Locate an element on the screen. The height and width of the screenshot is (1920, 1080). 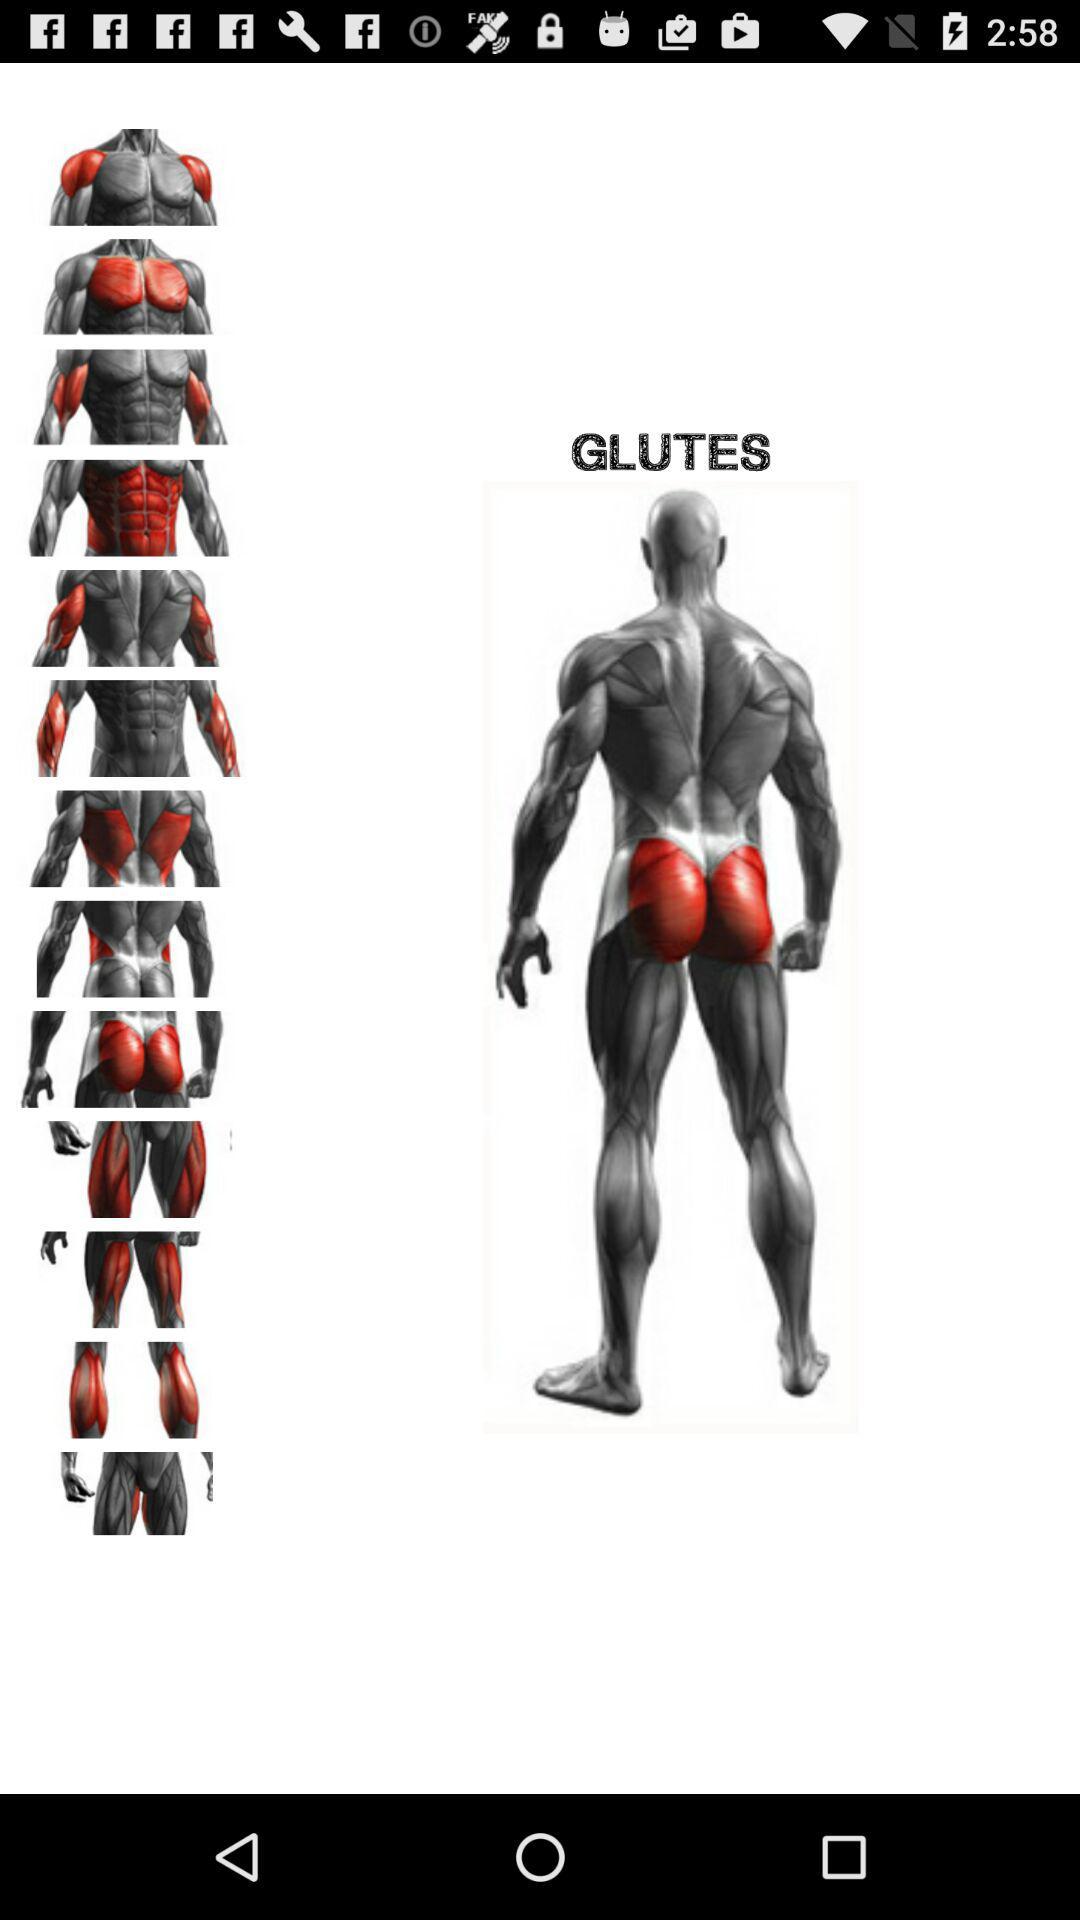
choose muscles is located at coordinates (131, 1272).